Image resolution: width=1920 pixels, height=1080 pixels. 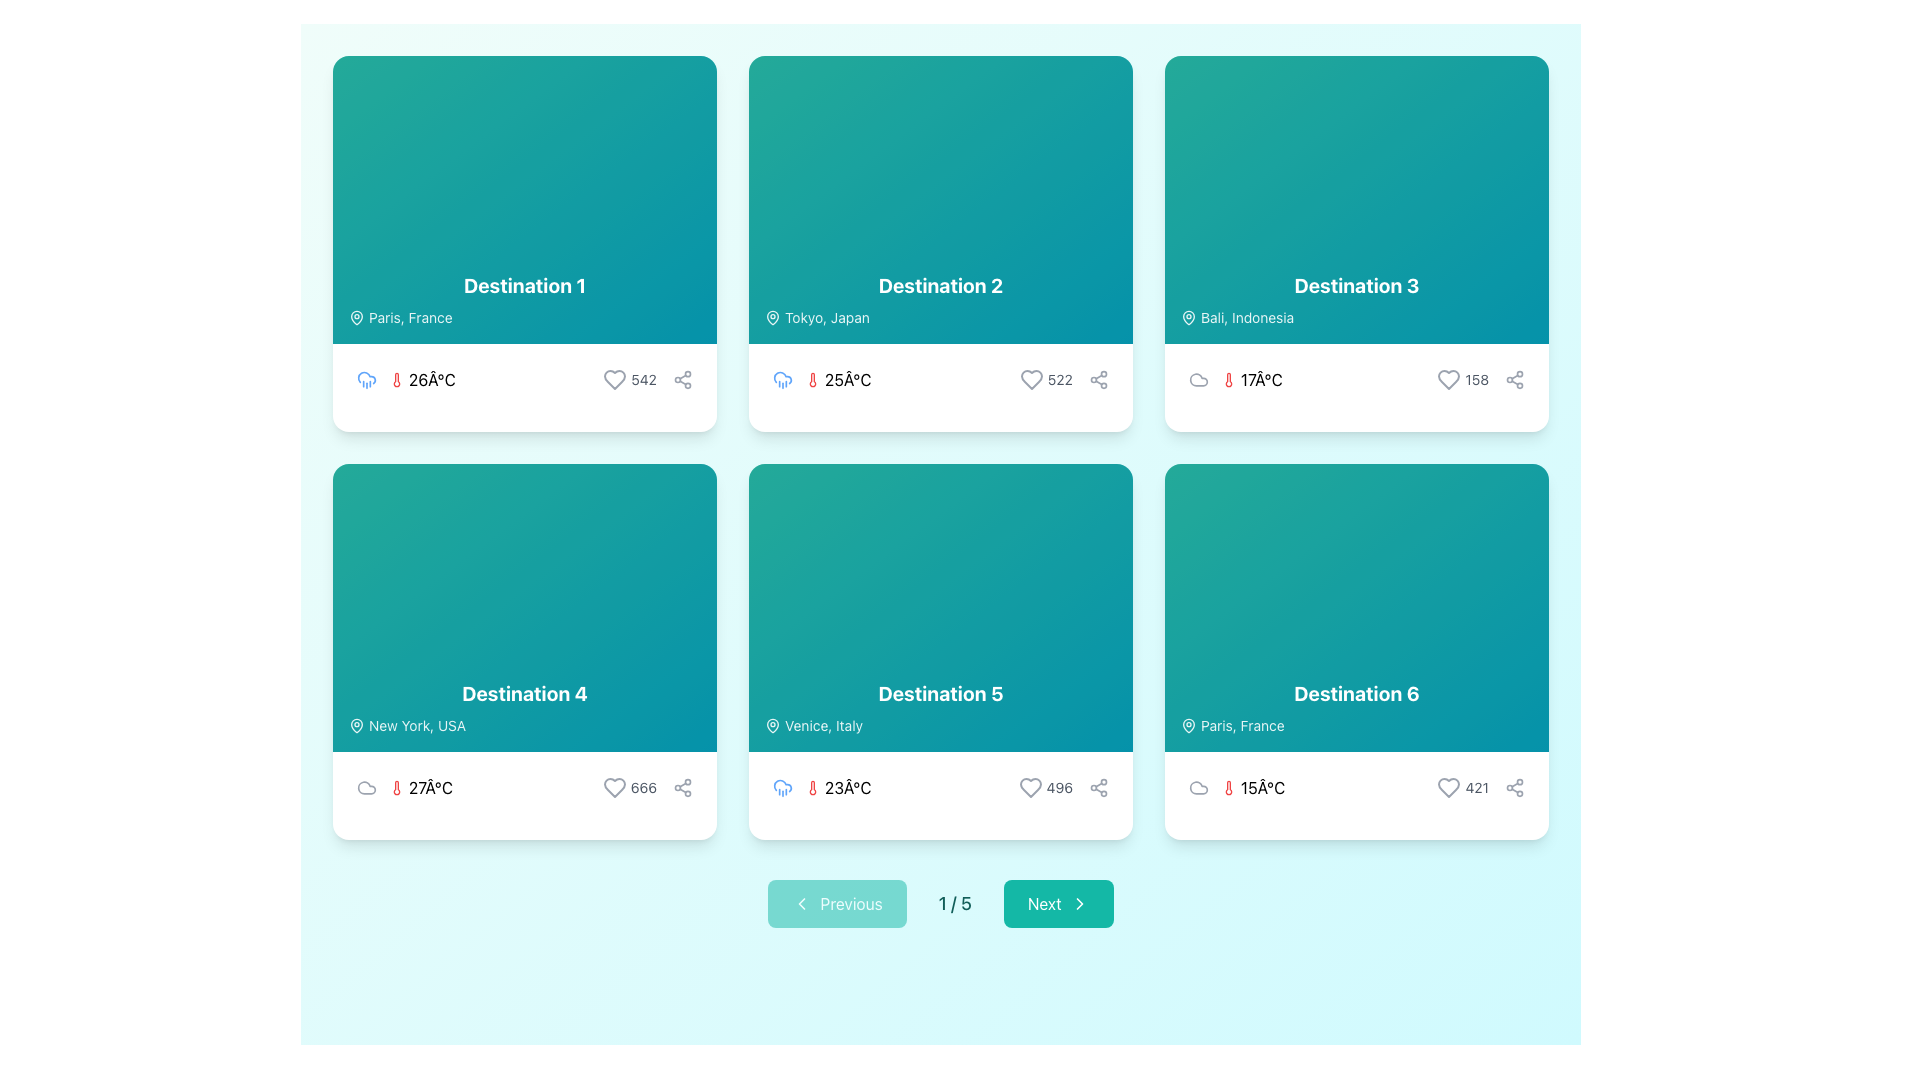 I want to click on temperature value displayed in the bottom-left section of the 'Destination 6' card, which is the third entry after a gray cloud icon and before a heart icon, so click(x=1236, y=786).